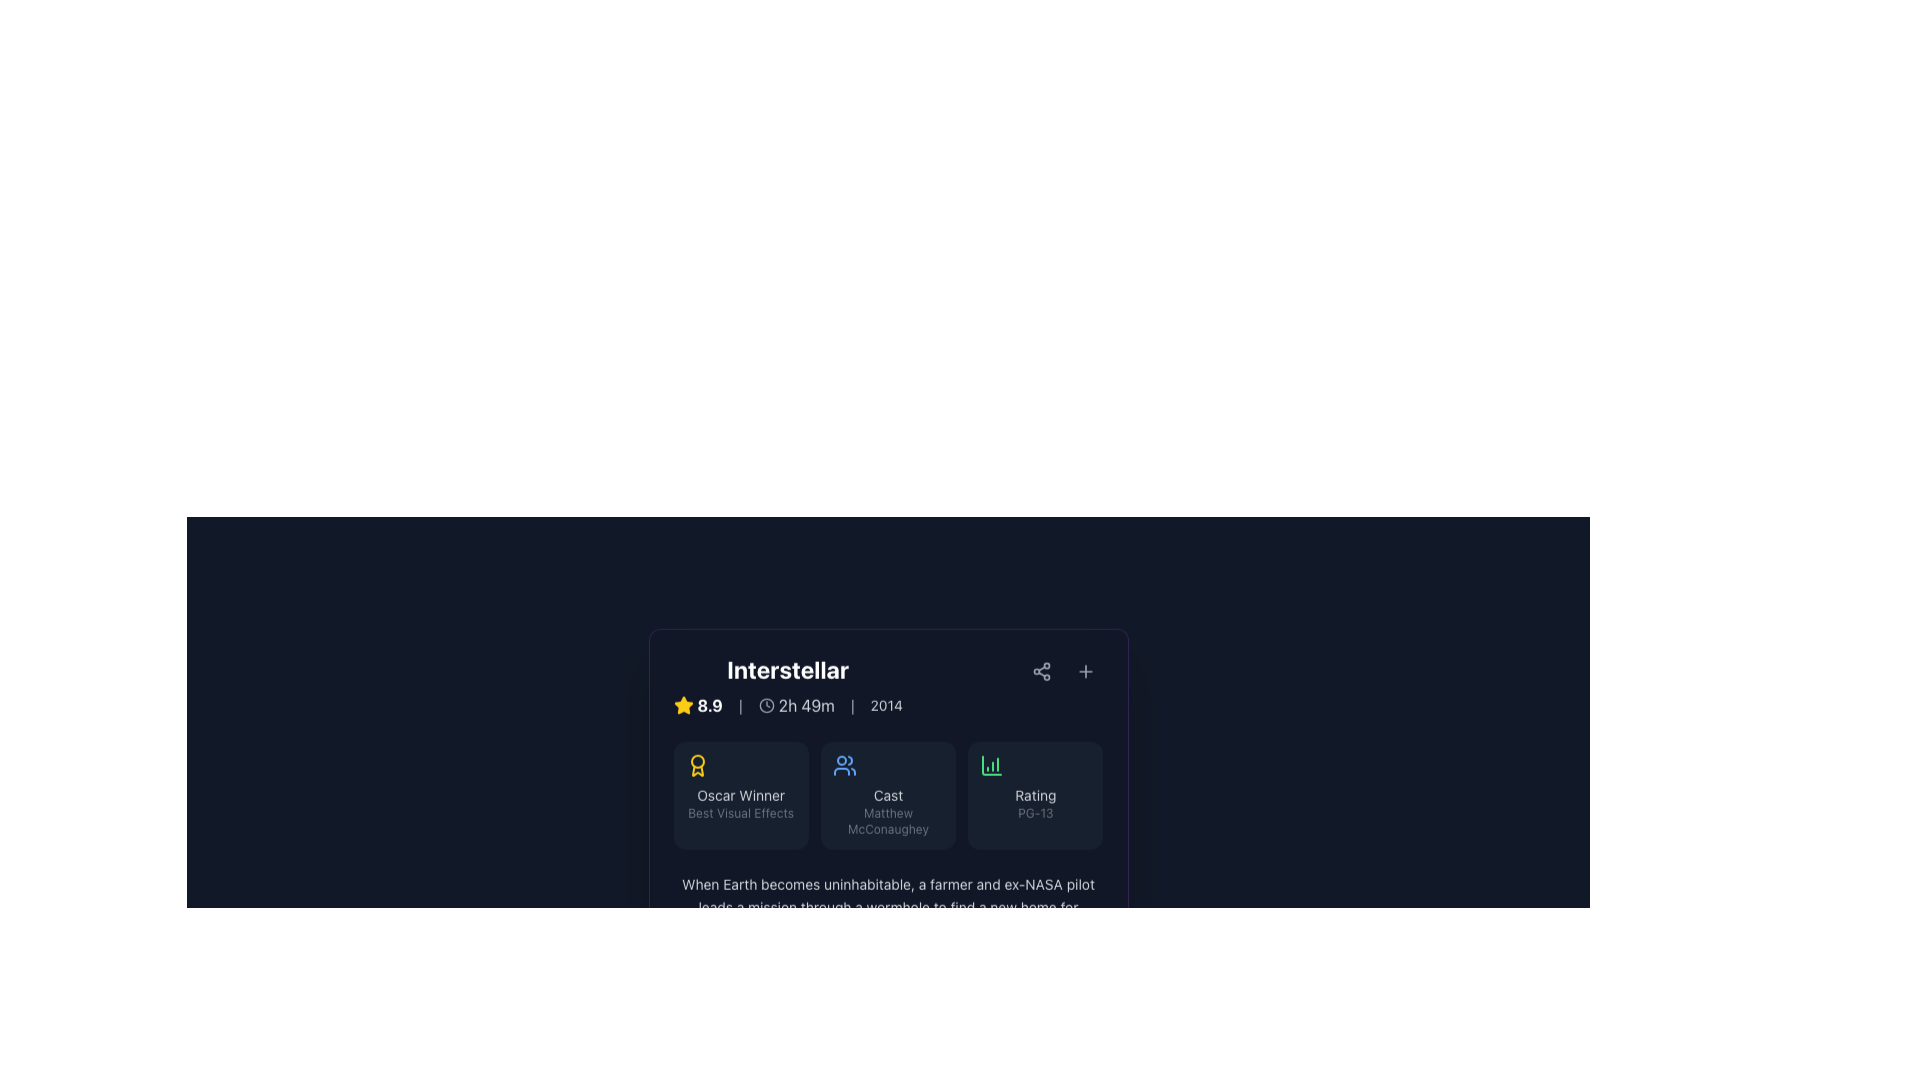 The height and width of the screenshot is (1080, 1920). I want to click on the visual separator that differentiates adjacent text elements, located between '2h 49m' and '2014' in the top center of the interface, so click(852, 704).